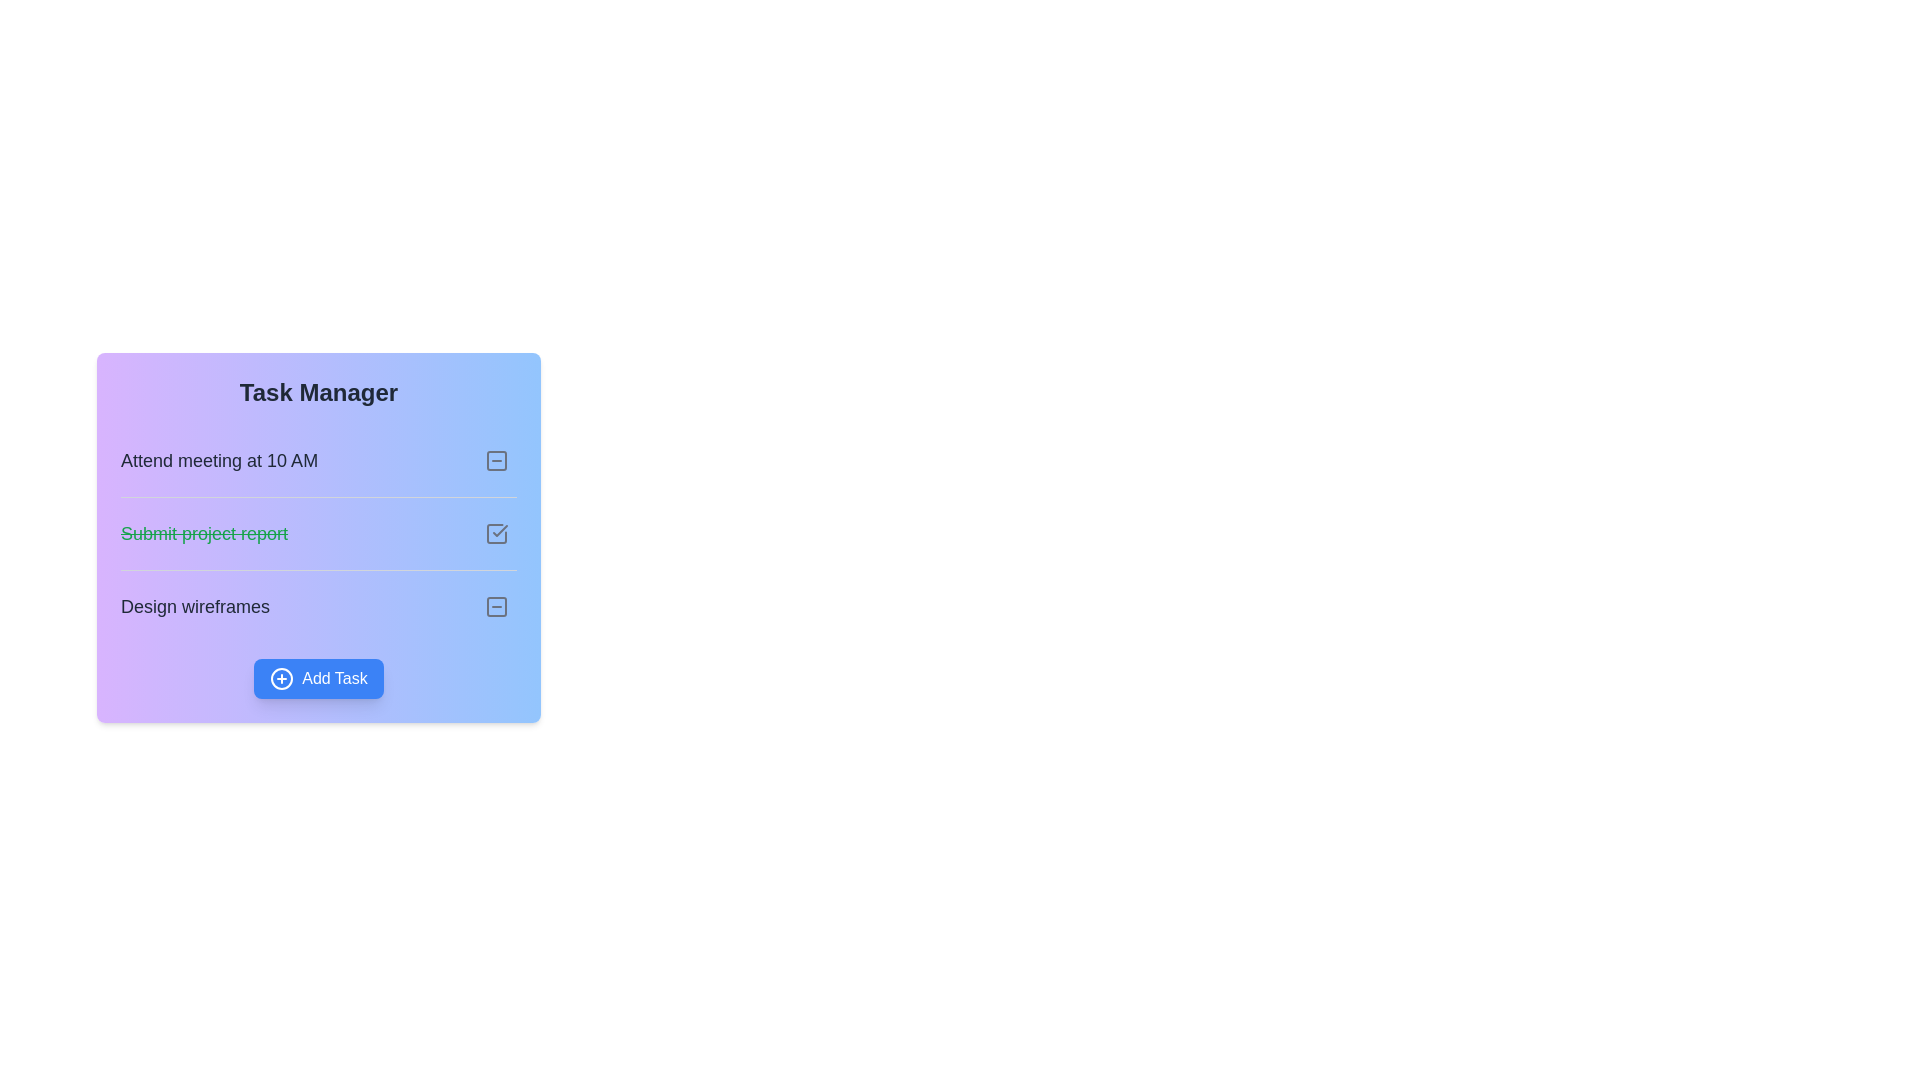 The image size is (1920, 1080). I want to click on 'Add Task' button to initiate the task addition process, so click(317, 677).